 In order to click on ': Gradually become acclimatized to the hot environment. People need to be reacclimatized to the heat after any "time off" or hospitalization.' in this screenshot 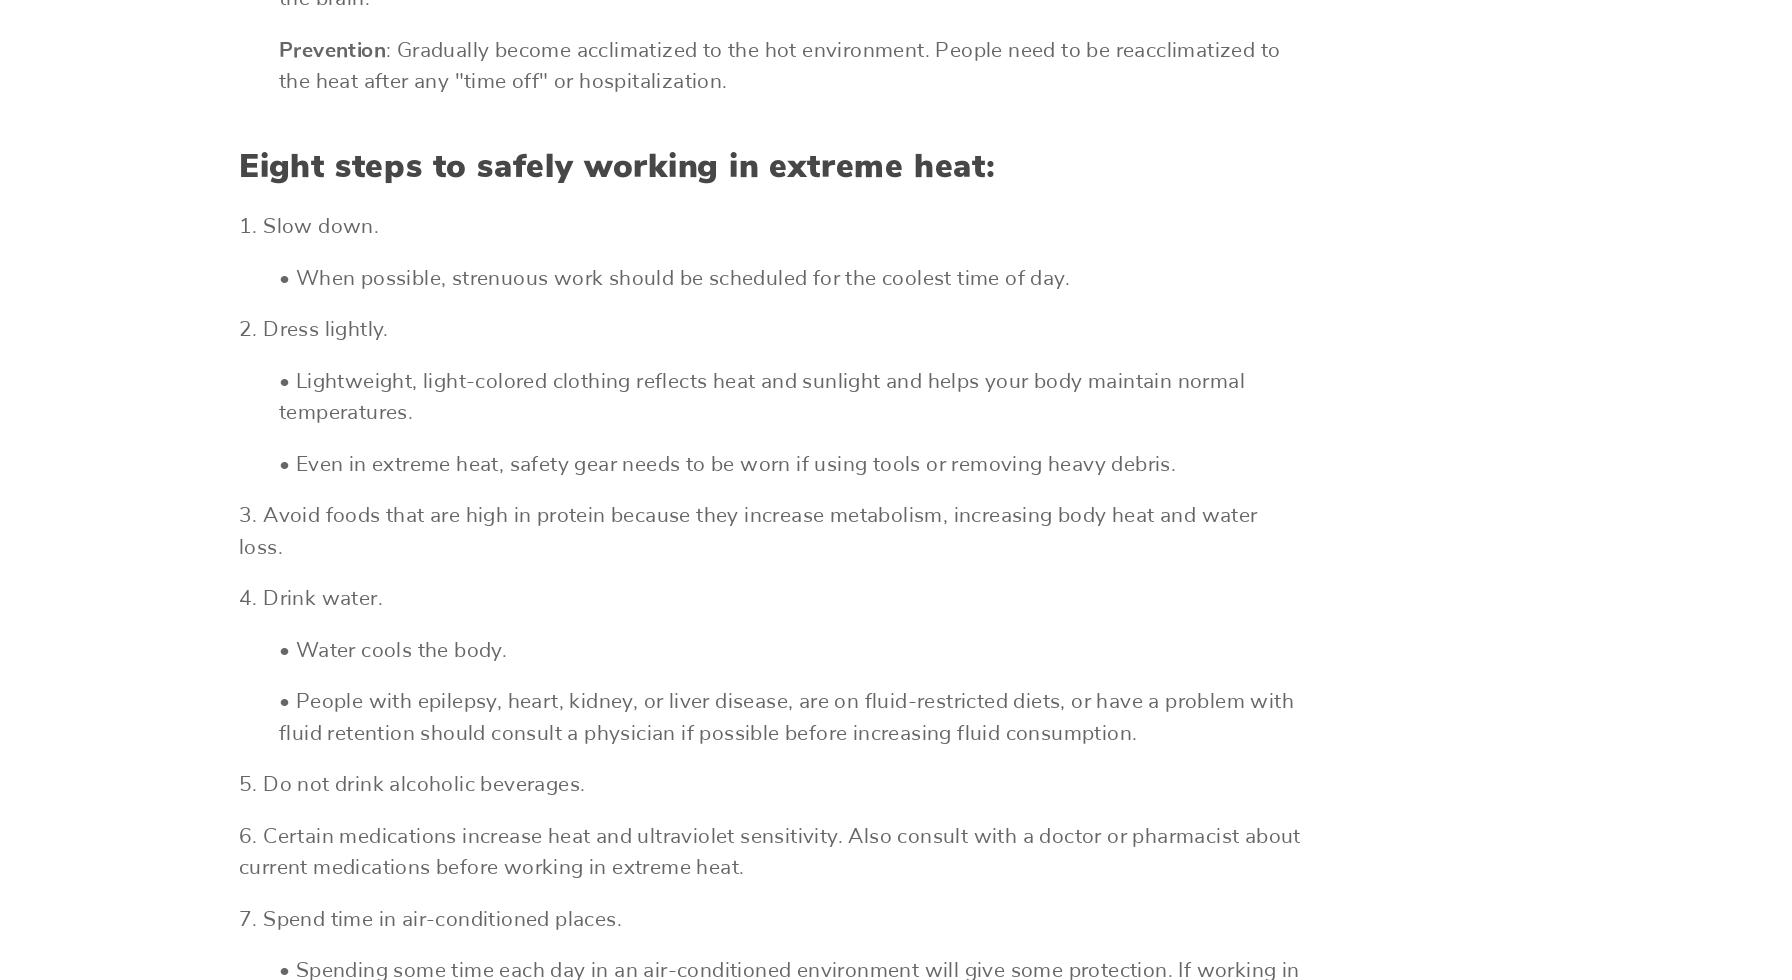, I will do `click(779, 65)`.